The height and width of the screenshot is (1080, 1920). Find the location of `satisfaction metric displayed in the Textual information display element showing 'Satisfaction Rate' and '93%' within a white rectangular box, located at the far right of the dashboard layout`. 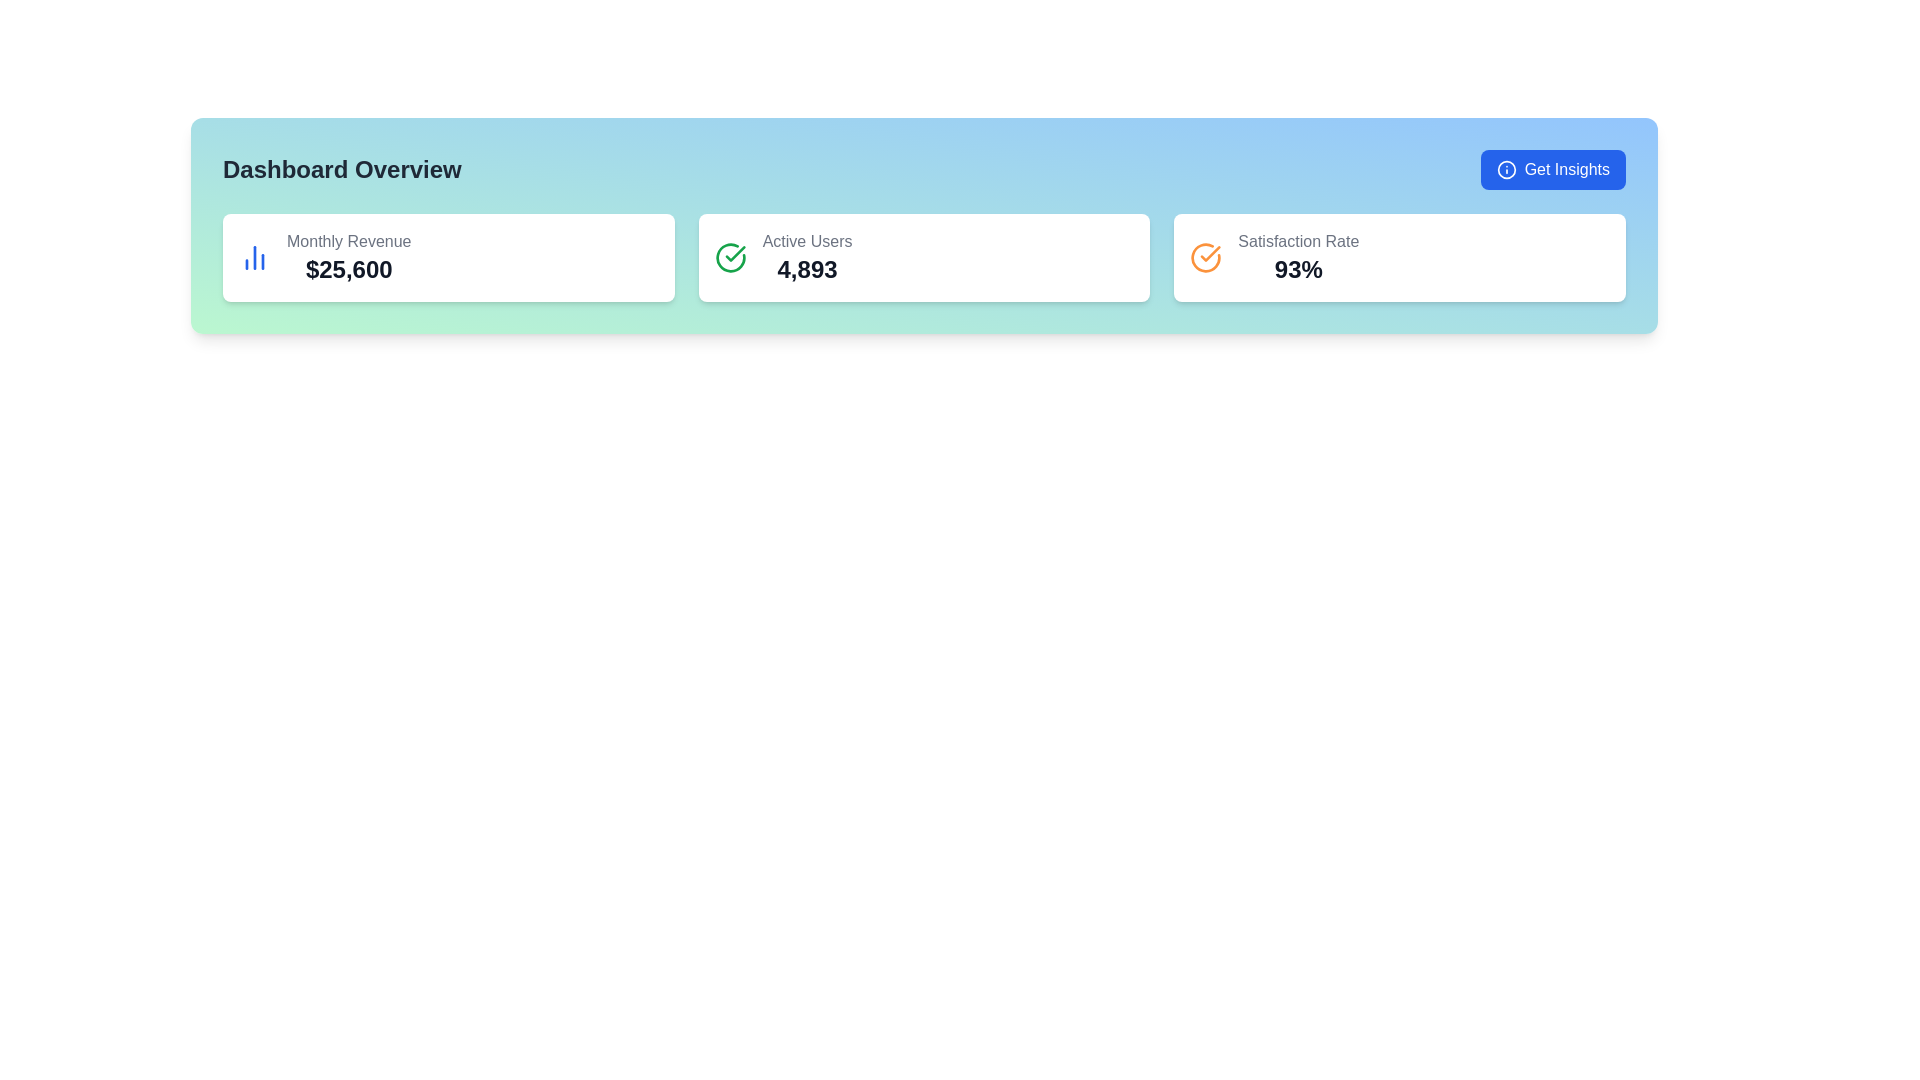

satisfaction metric displayed in the Textual information display element showing 'Satisfaction Rate' and '93%' within a white rectangular box, located at the far right of the dashboard layout is located at coordinates (1298, 257).